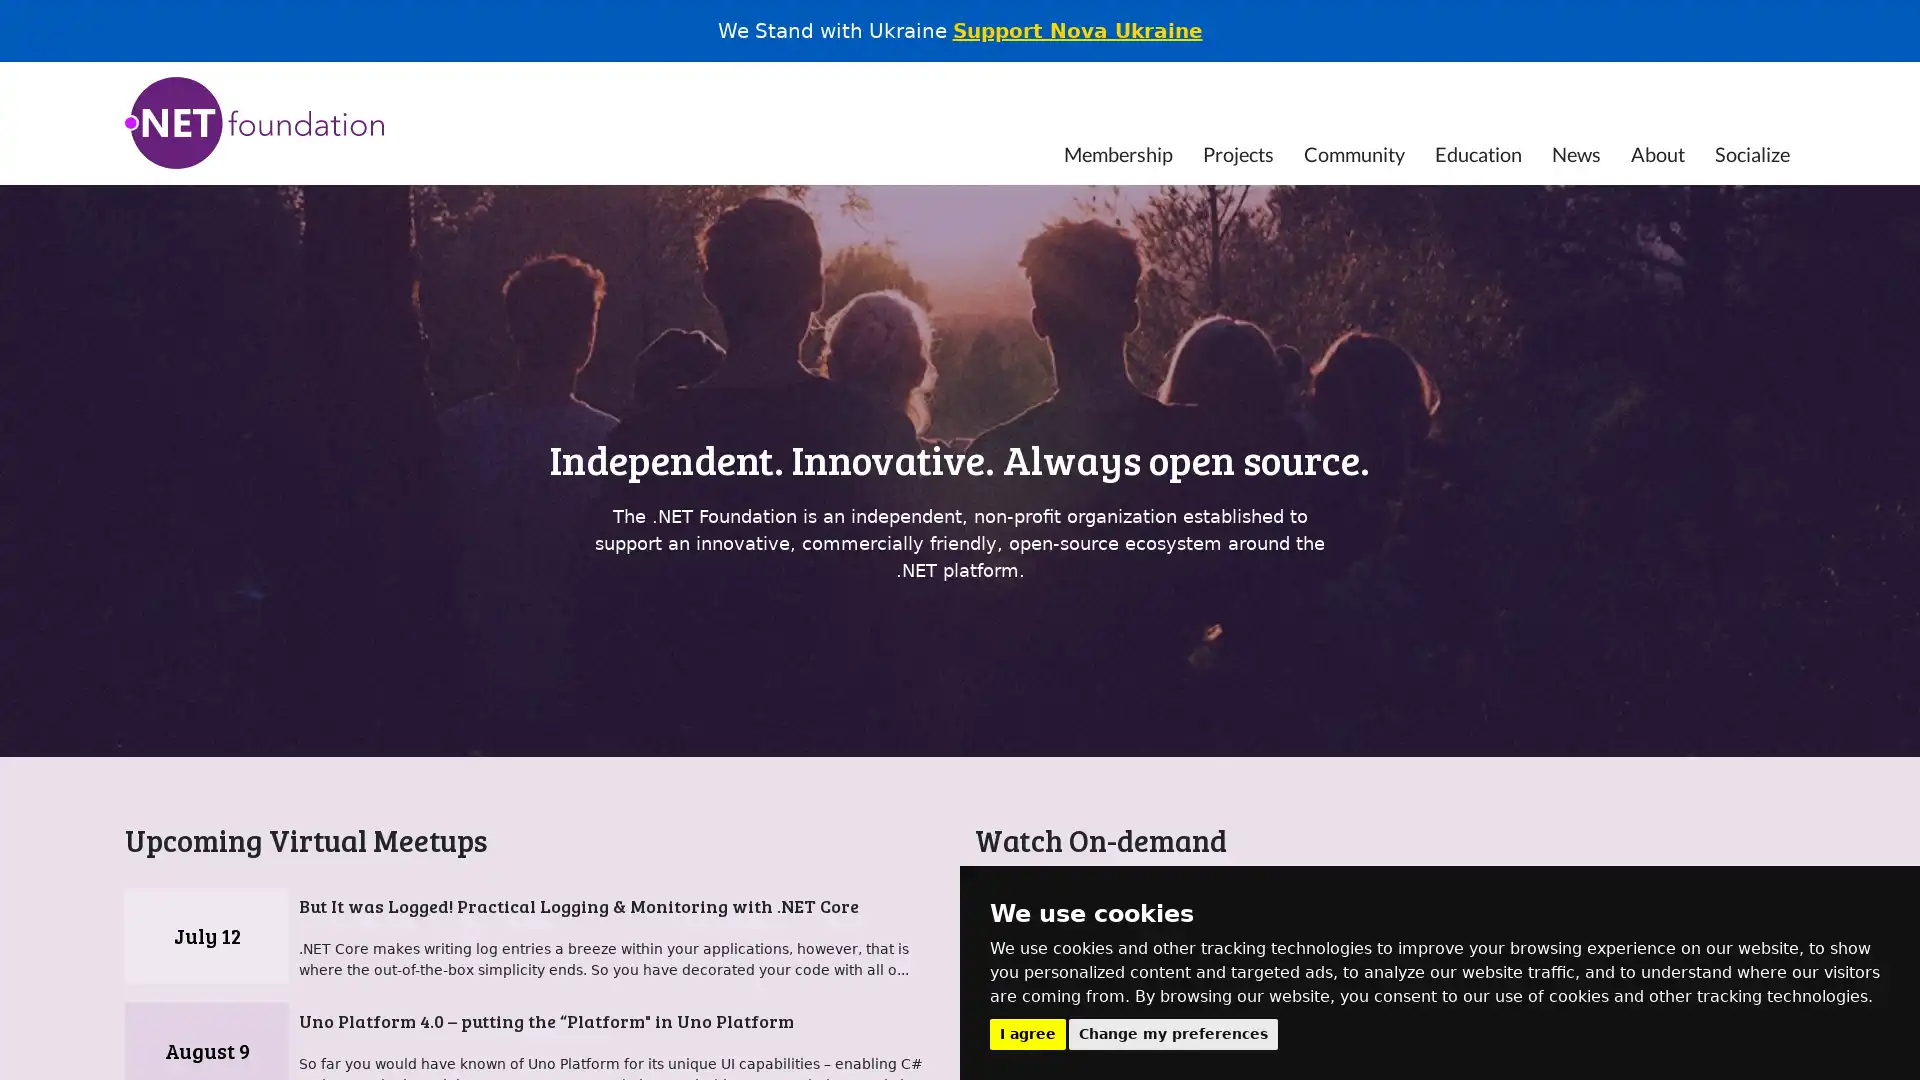 The image size is (1920, 1080). Describe the element at coordinates (1172, 1034) in the screenshot. I see `Change my preferences` at that location.